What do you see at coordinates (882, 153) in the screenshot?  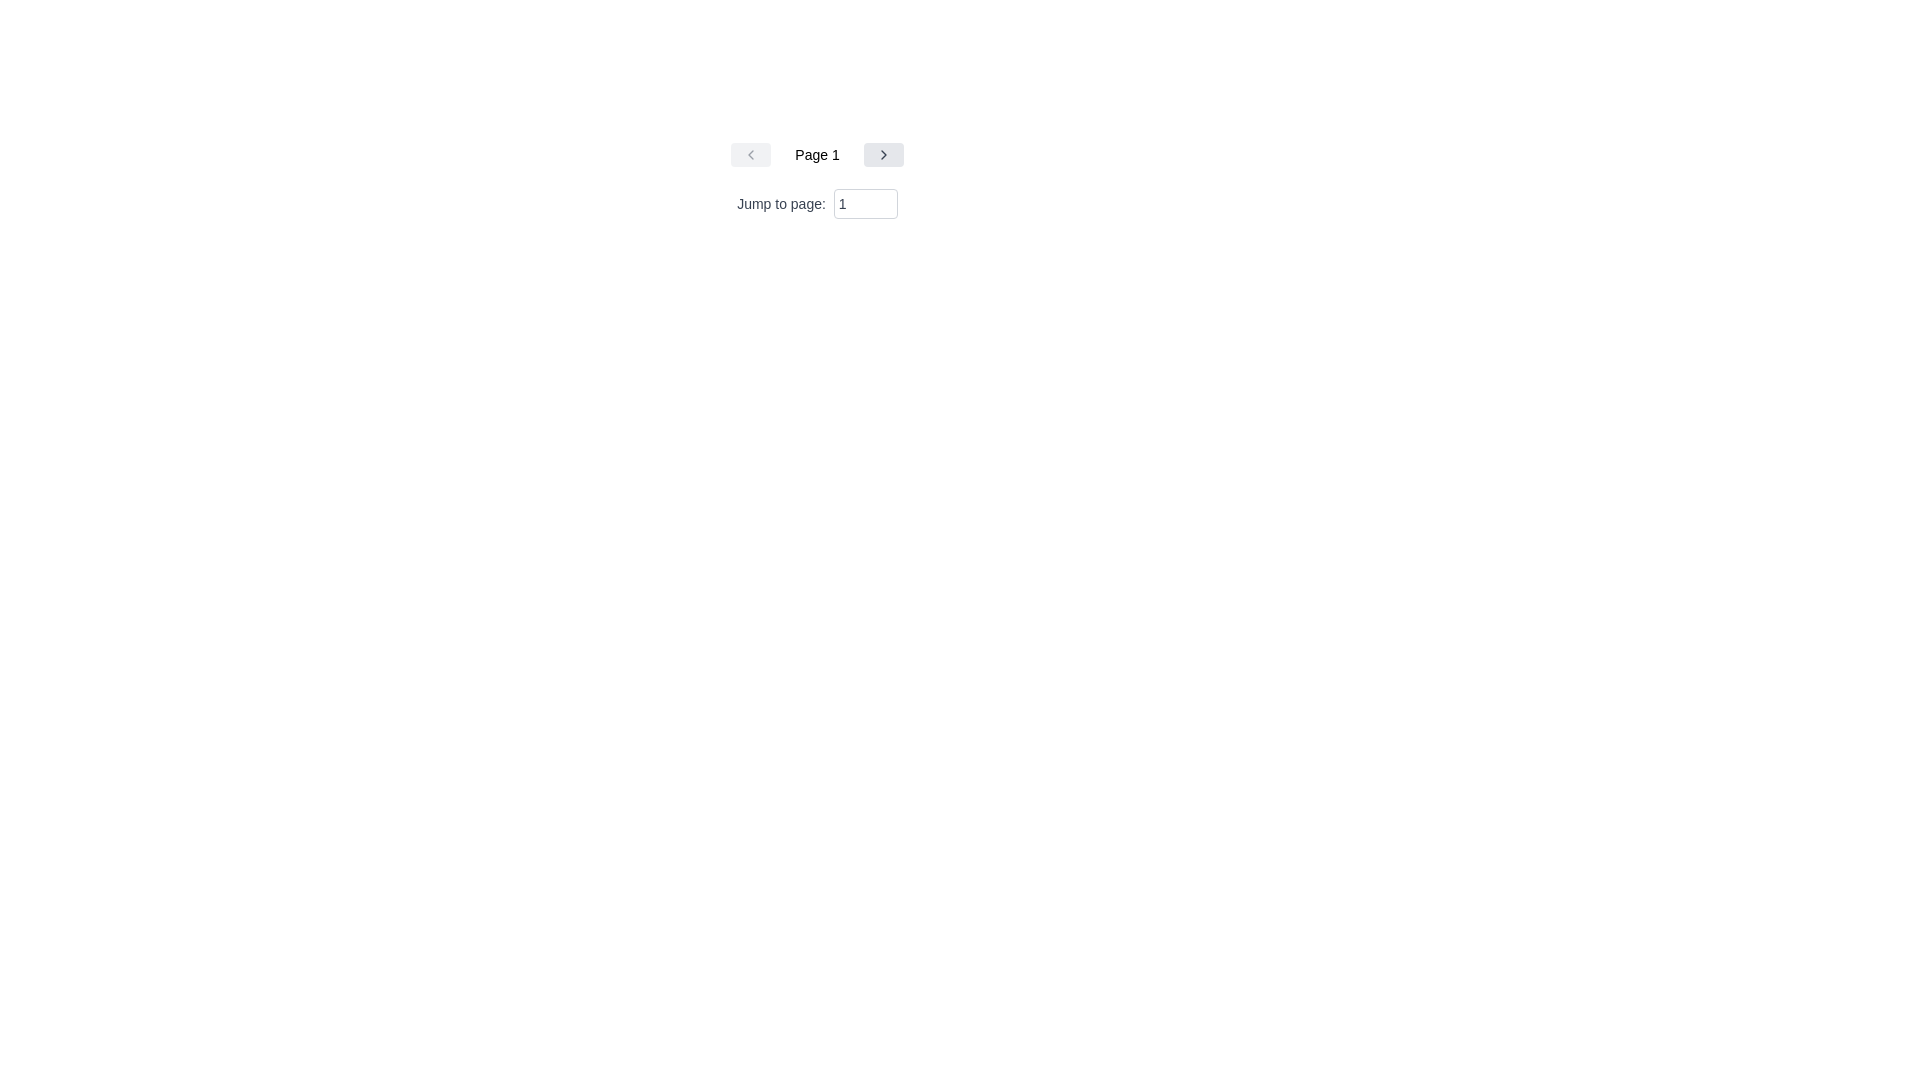 I see `the forward navigation button located on the rightmost side of the horizontal navigation group labeled 'Page 1'` at bounding box center [882, 153].